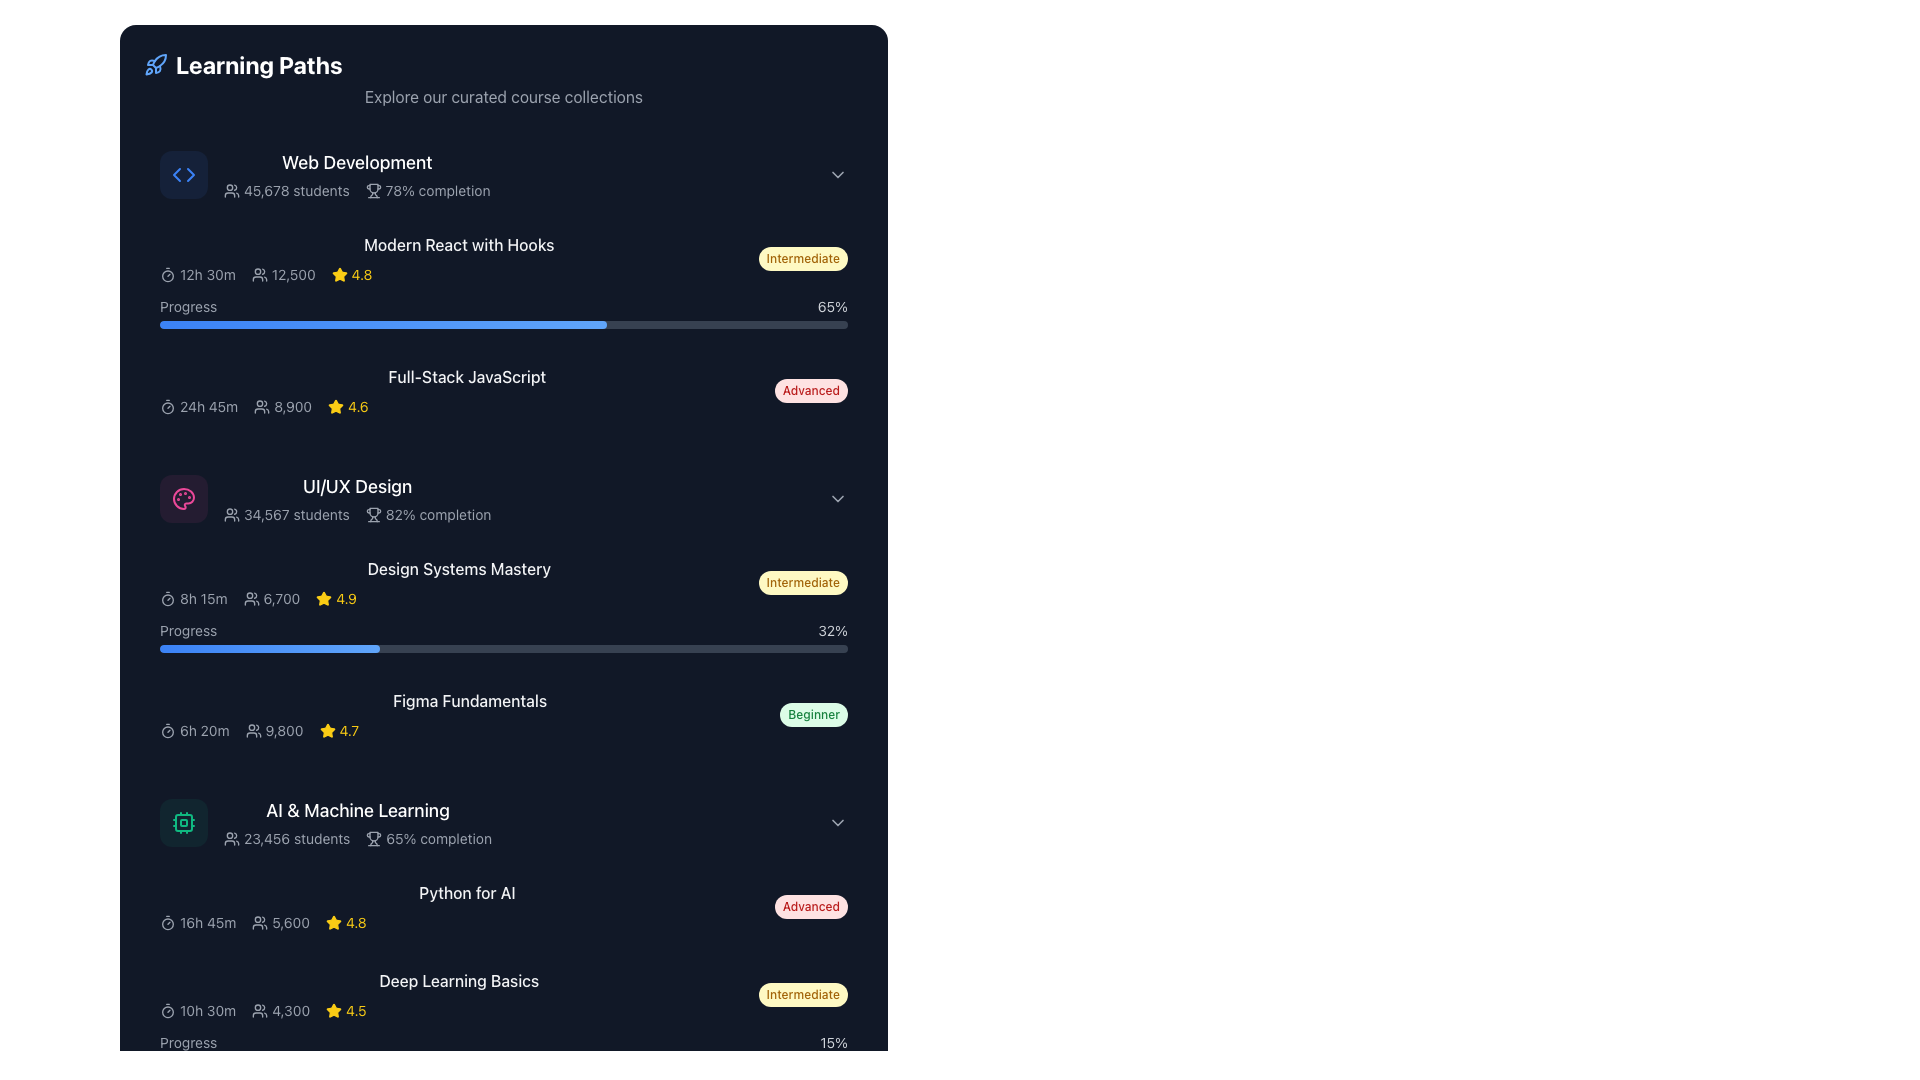  Describe the element at coordinates (261, 406) in the screenshot. I see `the user-related icon located immediately to the left of the numeric value '8,900' in the second item of the 'Learning Paths' list under the 'Full-Stack JavaScript' course entry` at that location.